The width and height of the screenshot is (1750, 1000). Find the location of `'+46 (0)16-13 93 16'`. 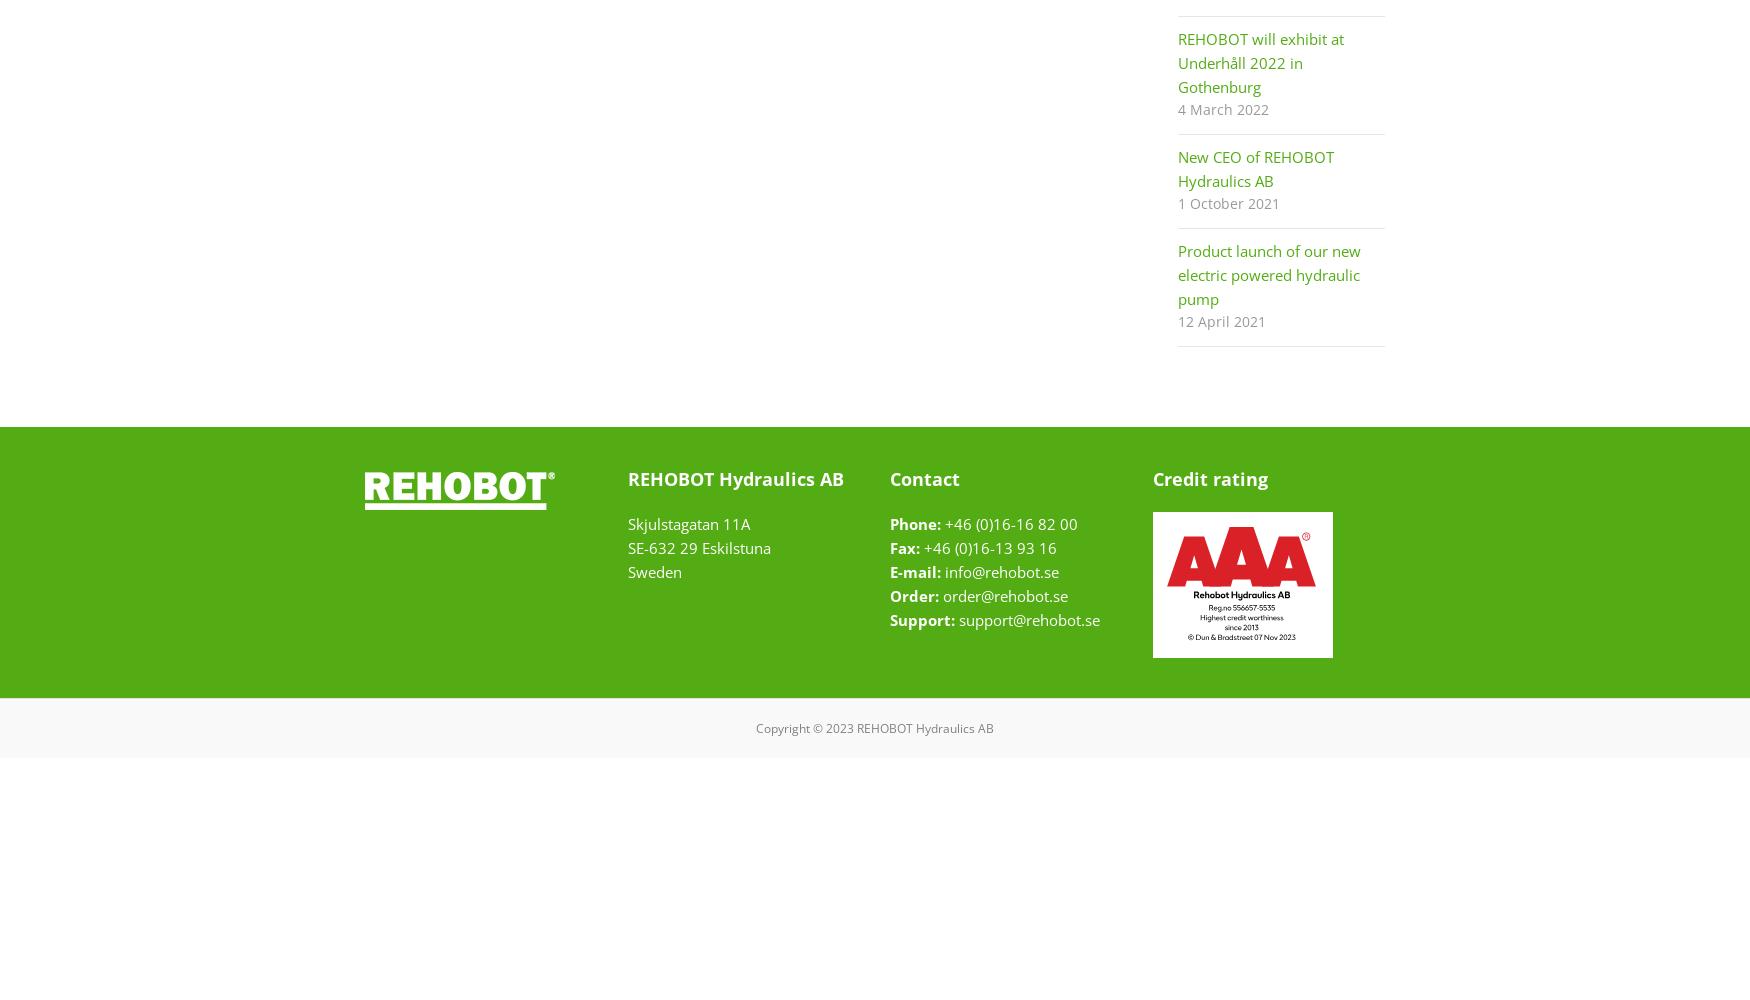

'+46 (0)16-13 93 16' is located at coordinates (988, 548).